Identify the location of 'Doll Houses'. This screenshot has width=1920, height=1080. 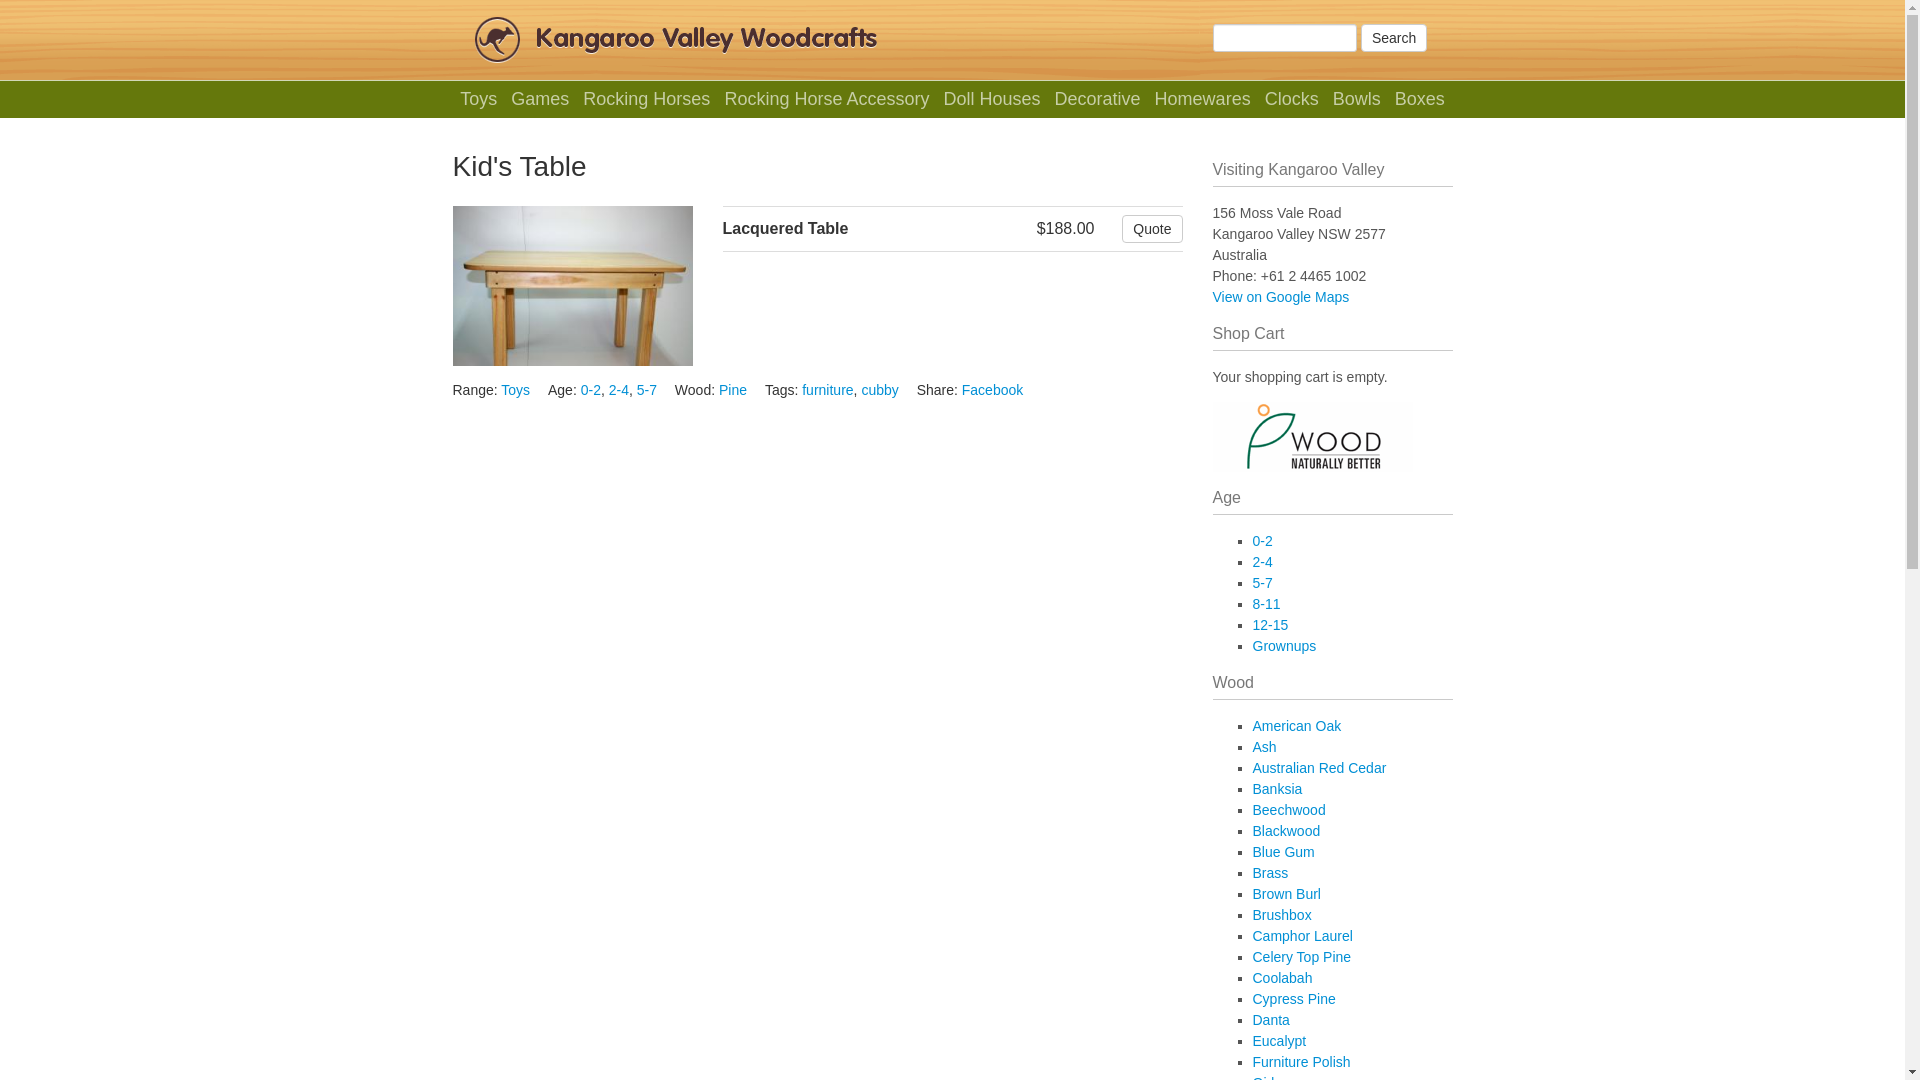
(992, 99).